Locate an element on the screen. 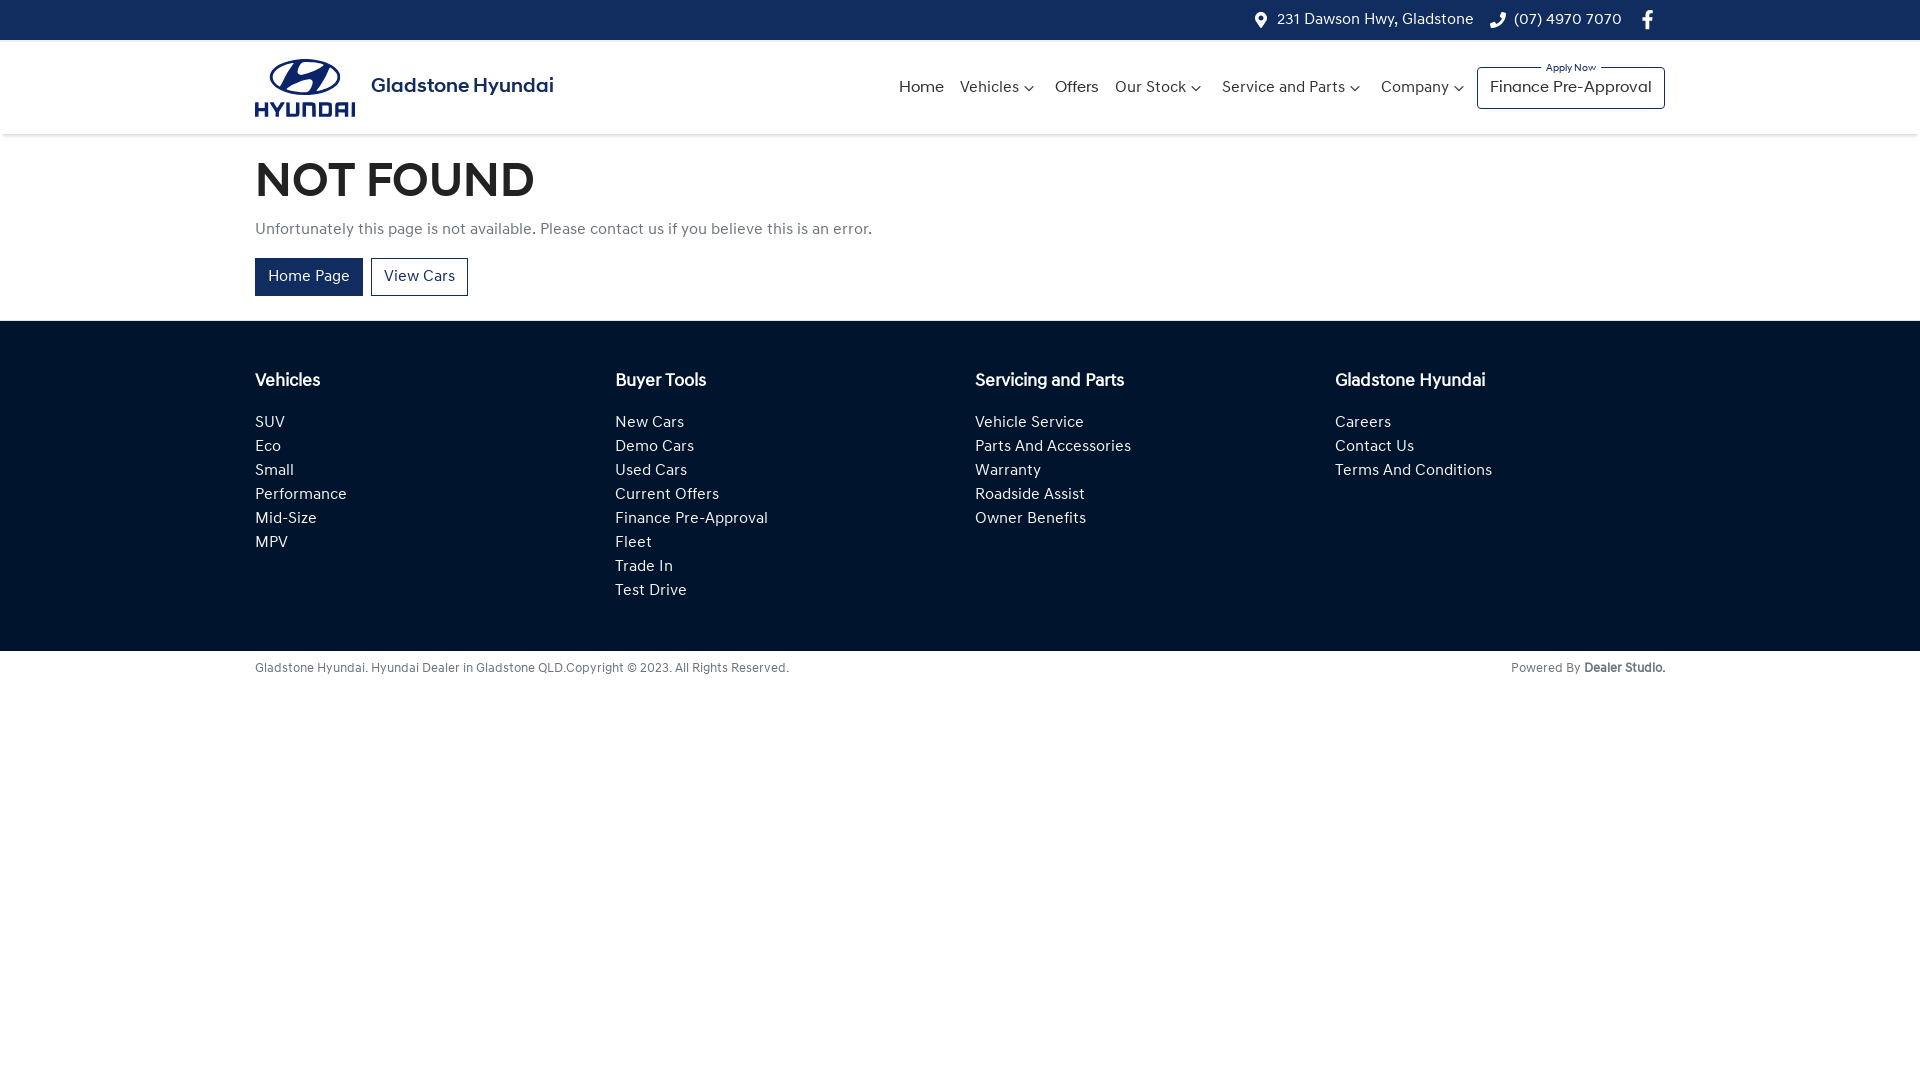 This screenshot has height=1080, width=1920. 'Fleet' is located at coordinates (632, 543).